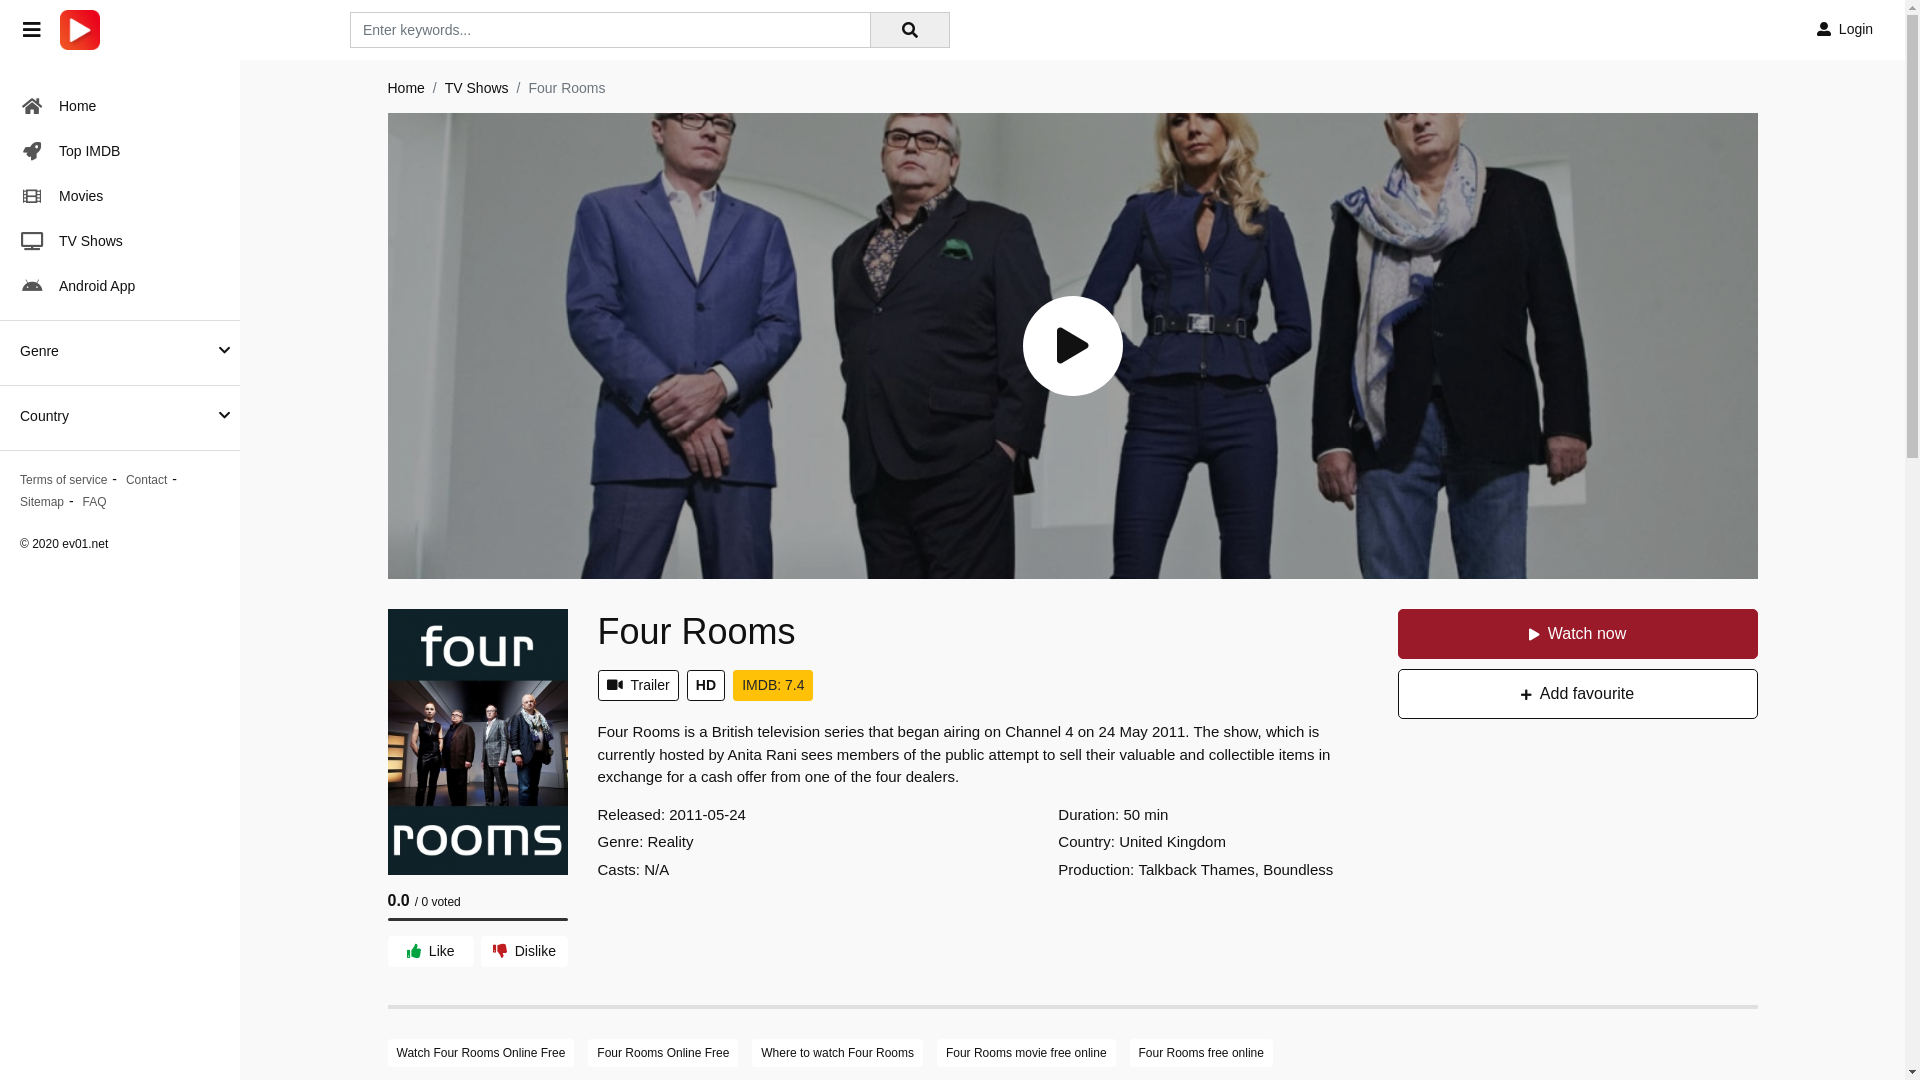 Image resolution: width=1920 pixels, height=1080 pixels. I want to click on 'Like', so click(388, 950).